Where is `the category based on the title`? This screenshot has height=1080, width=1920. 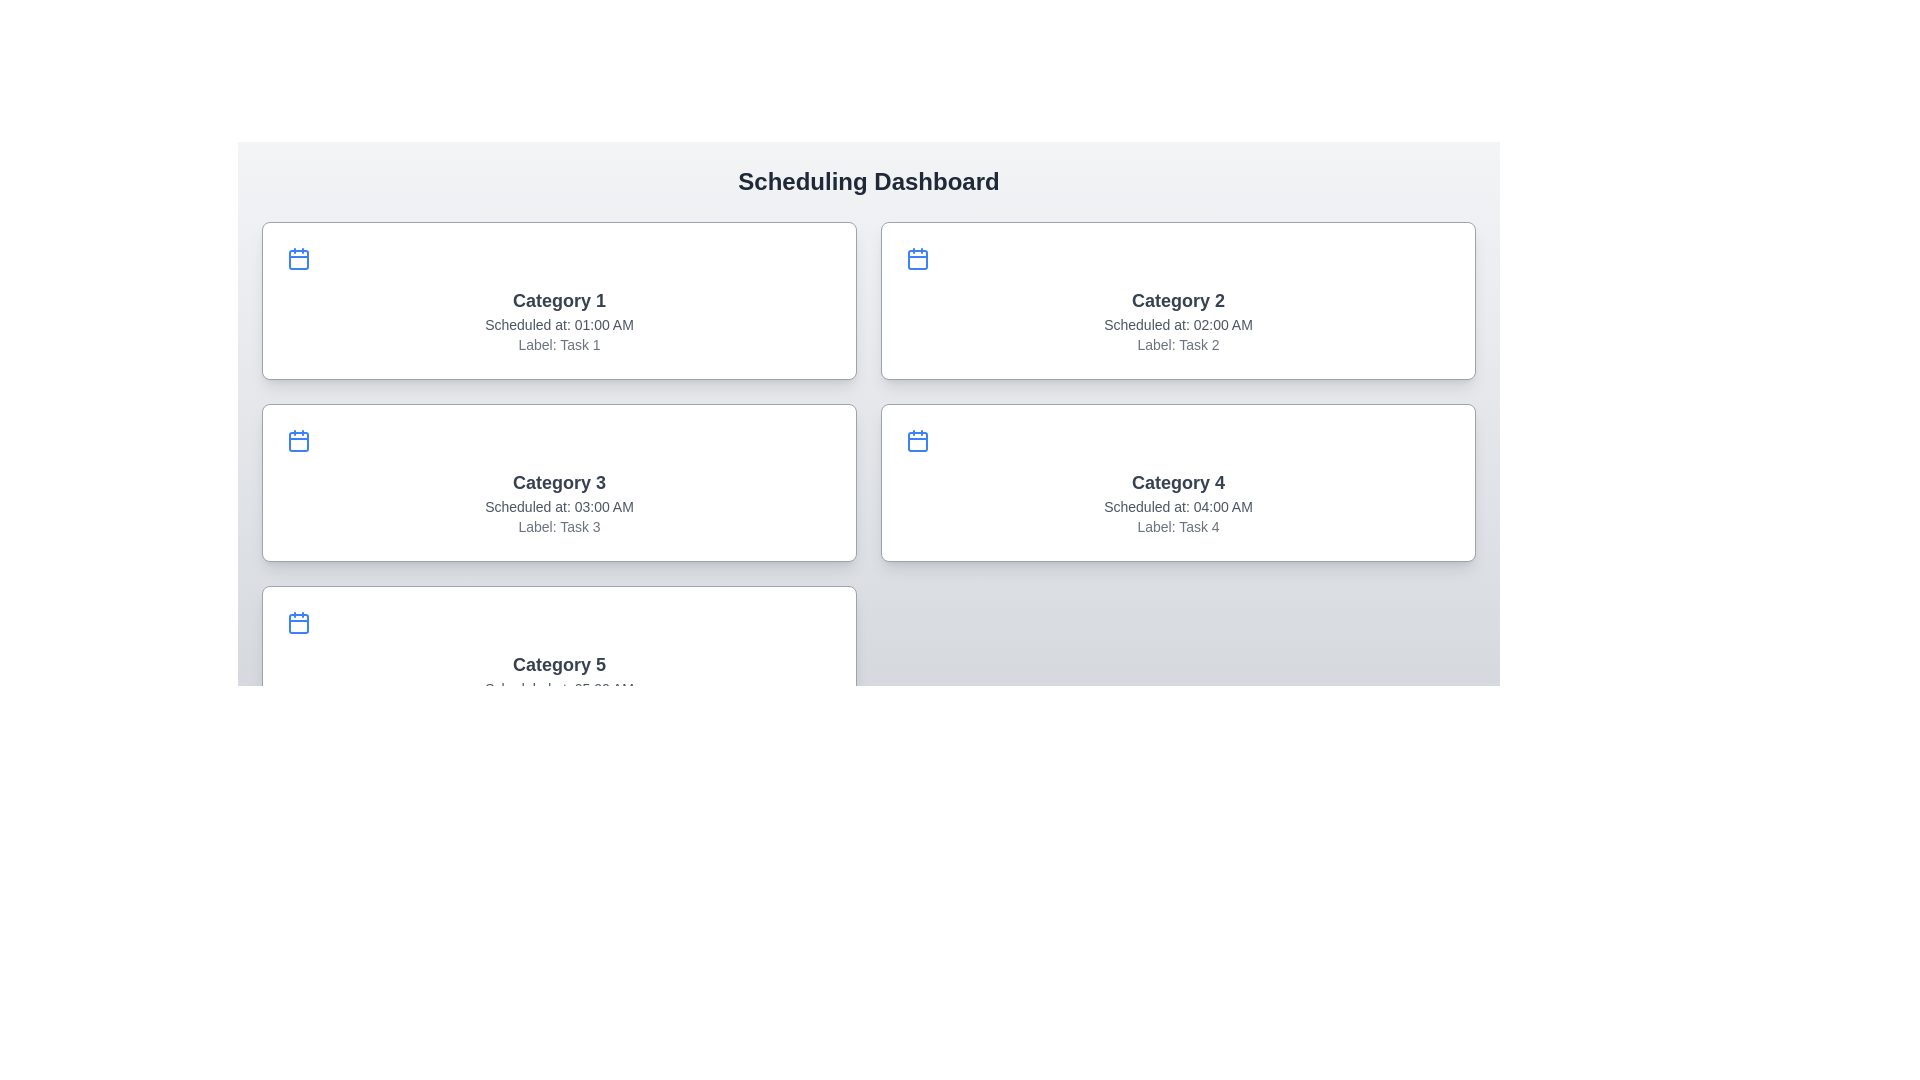 the category based on the title is located at coordinates (559, 300).